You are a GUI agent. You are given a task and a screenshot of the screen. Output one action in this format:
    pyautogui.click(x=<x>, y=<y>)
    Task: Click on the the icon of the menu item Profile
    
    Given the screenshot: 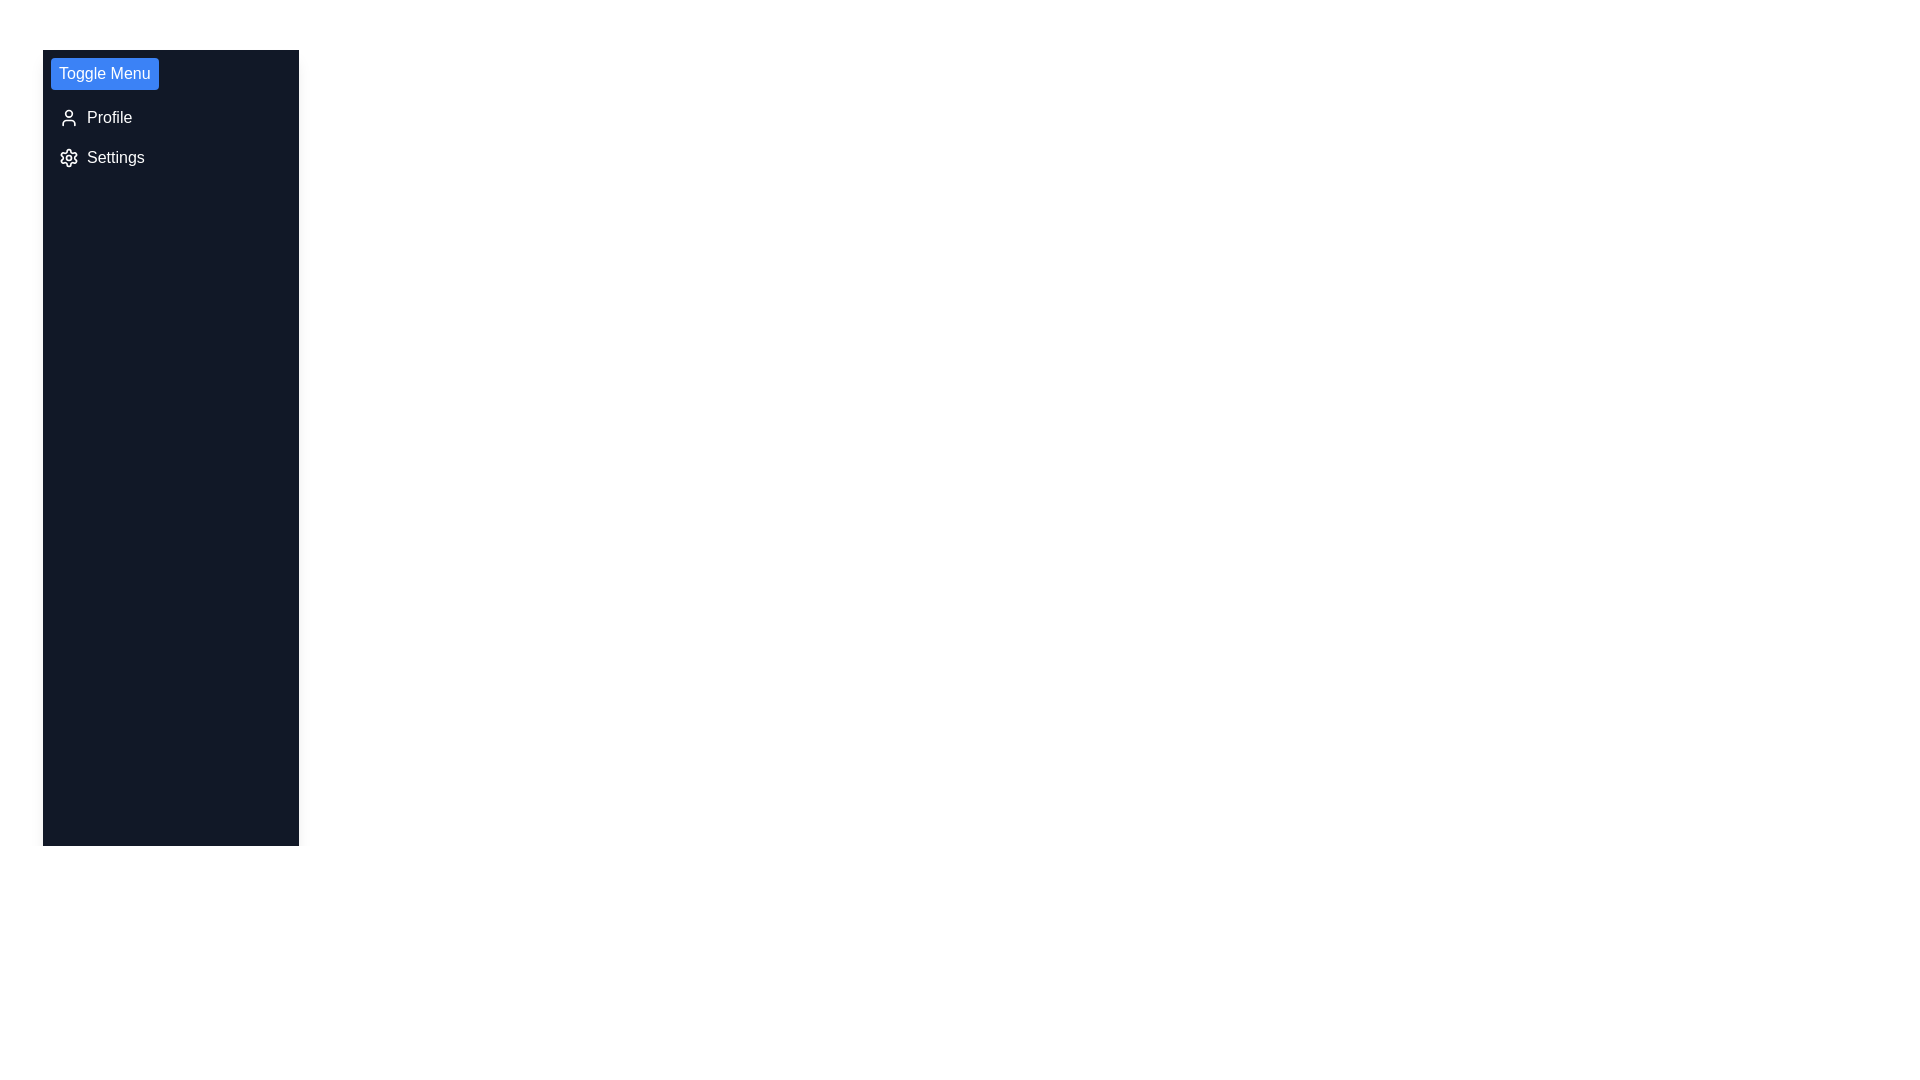 What is the action you would take?
    pyautogui.click(x=68, y=118)
    